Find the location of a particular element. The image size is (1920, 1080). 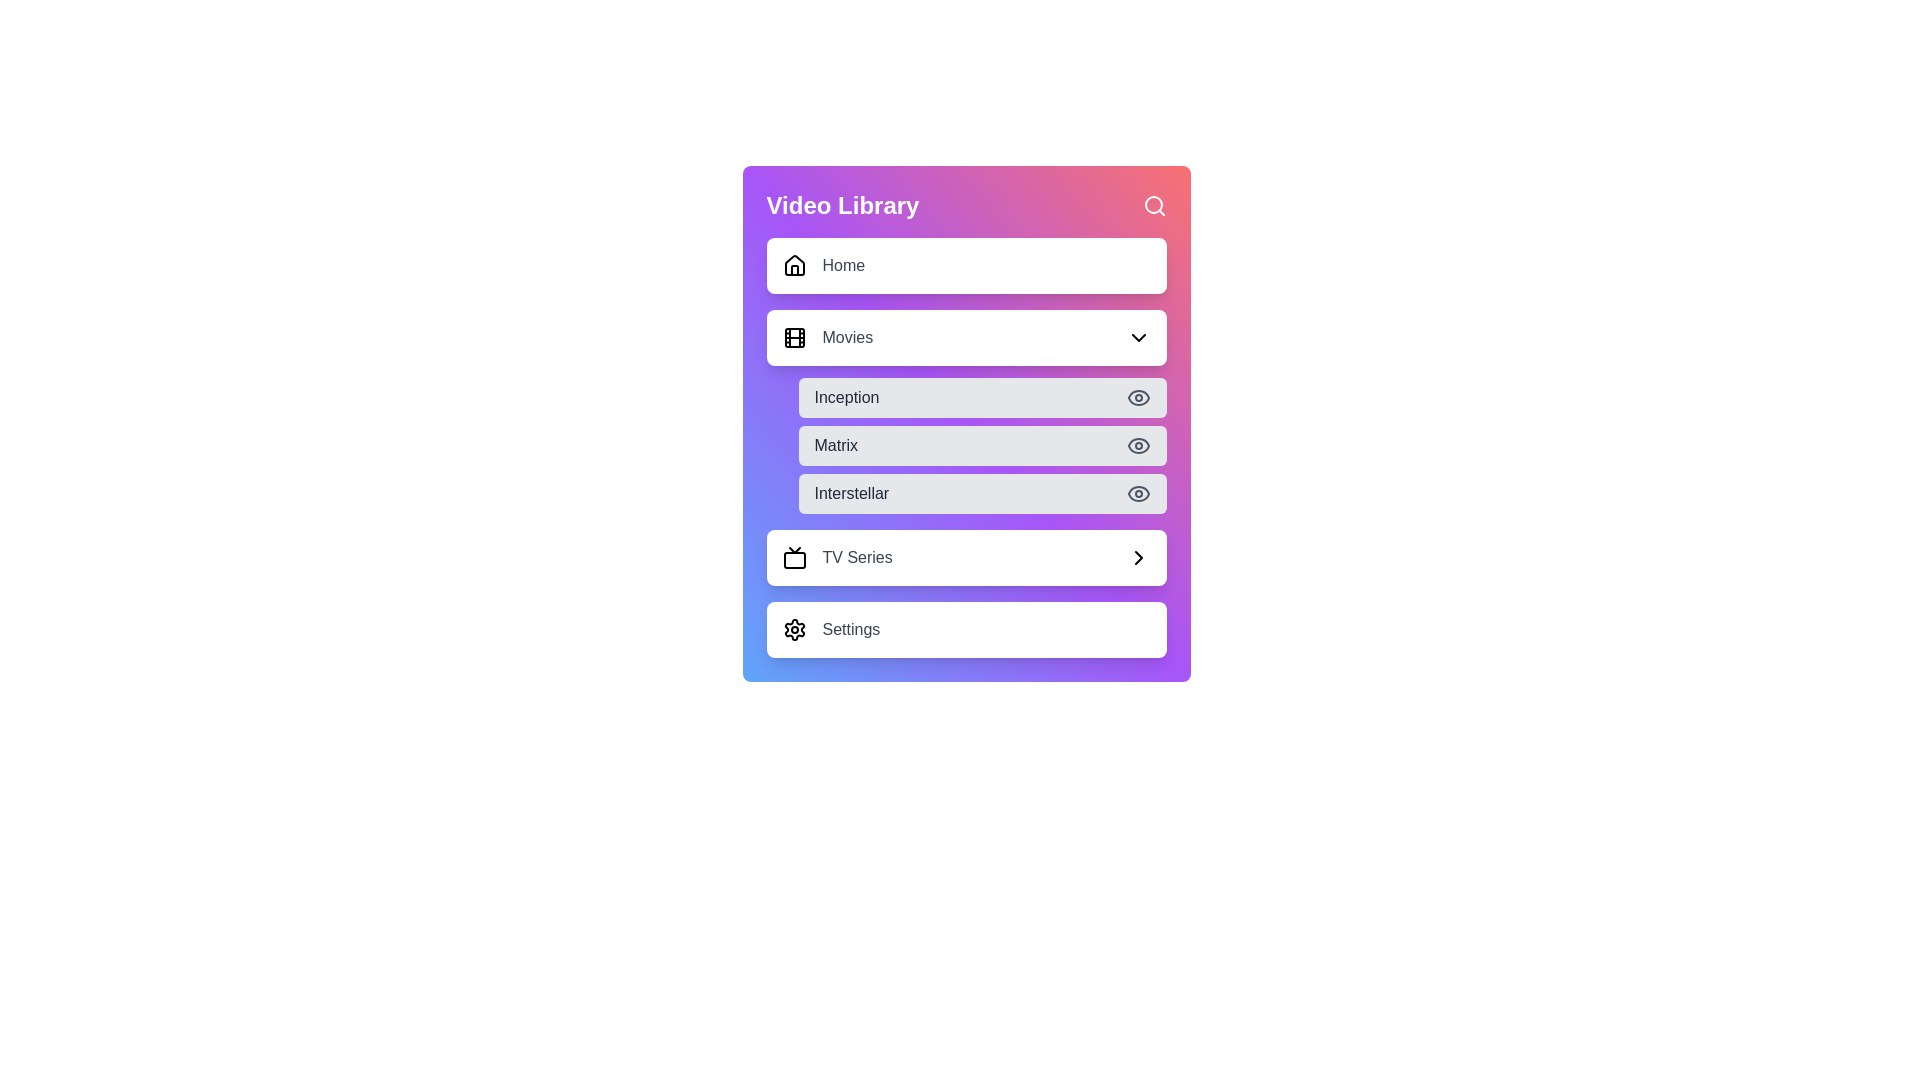

the icon at the far right end of the 'TV Series' button is located at coordinates (1138, 558).